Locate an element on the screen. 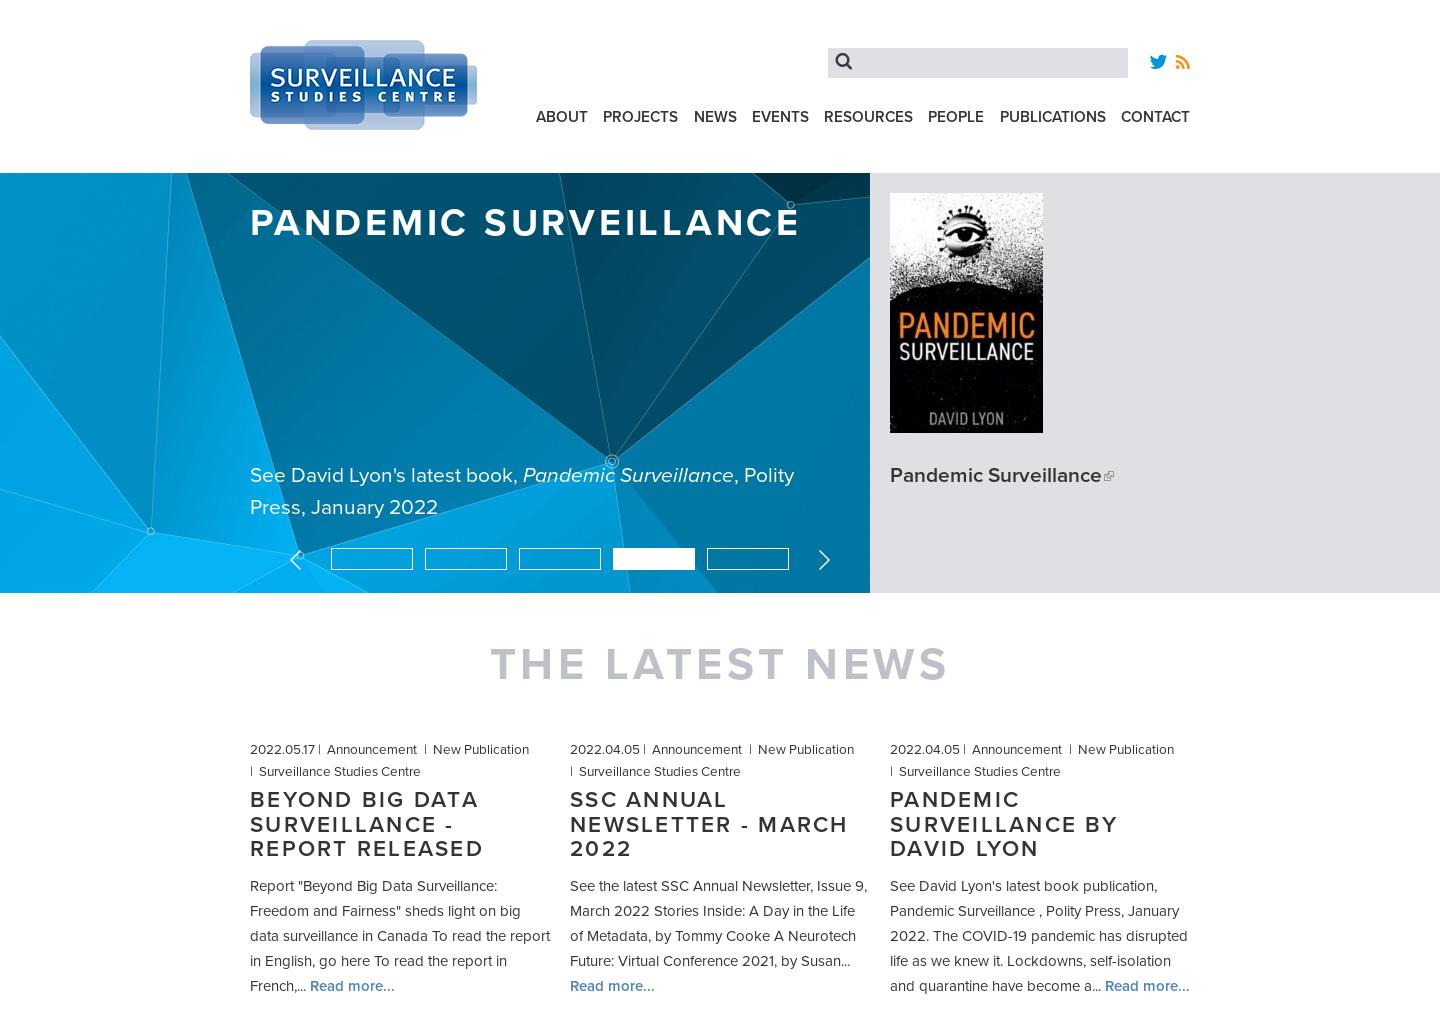  '5' is located at coordinates (792, 554).